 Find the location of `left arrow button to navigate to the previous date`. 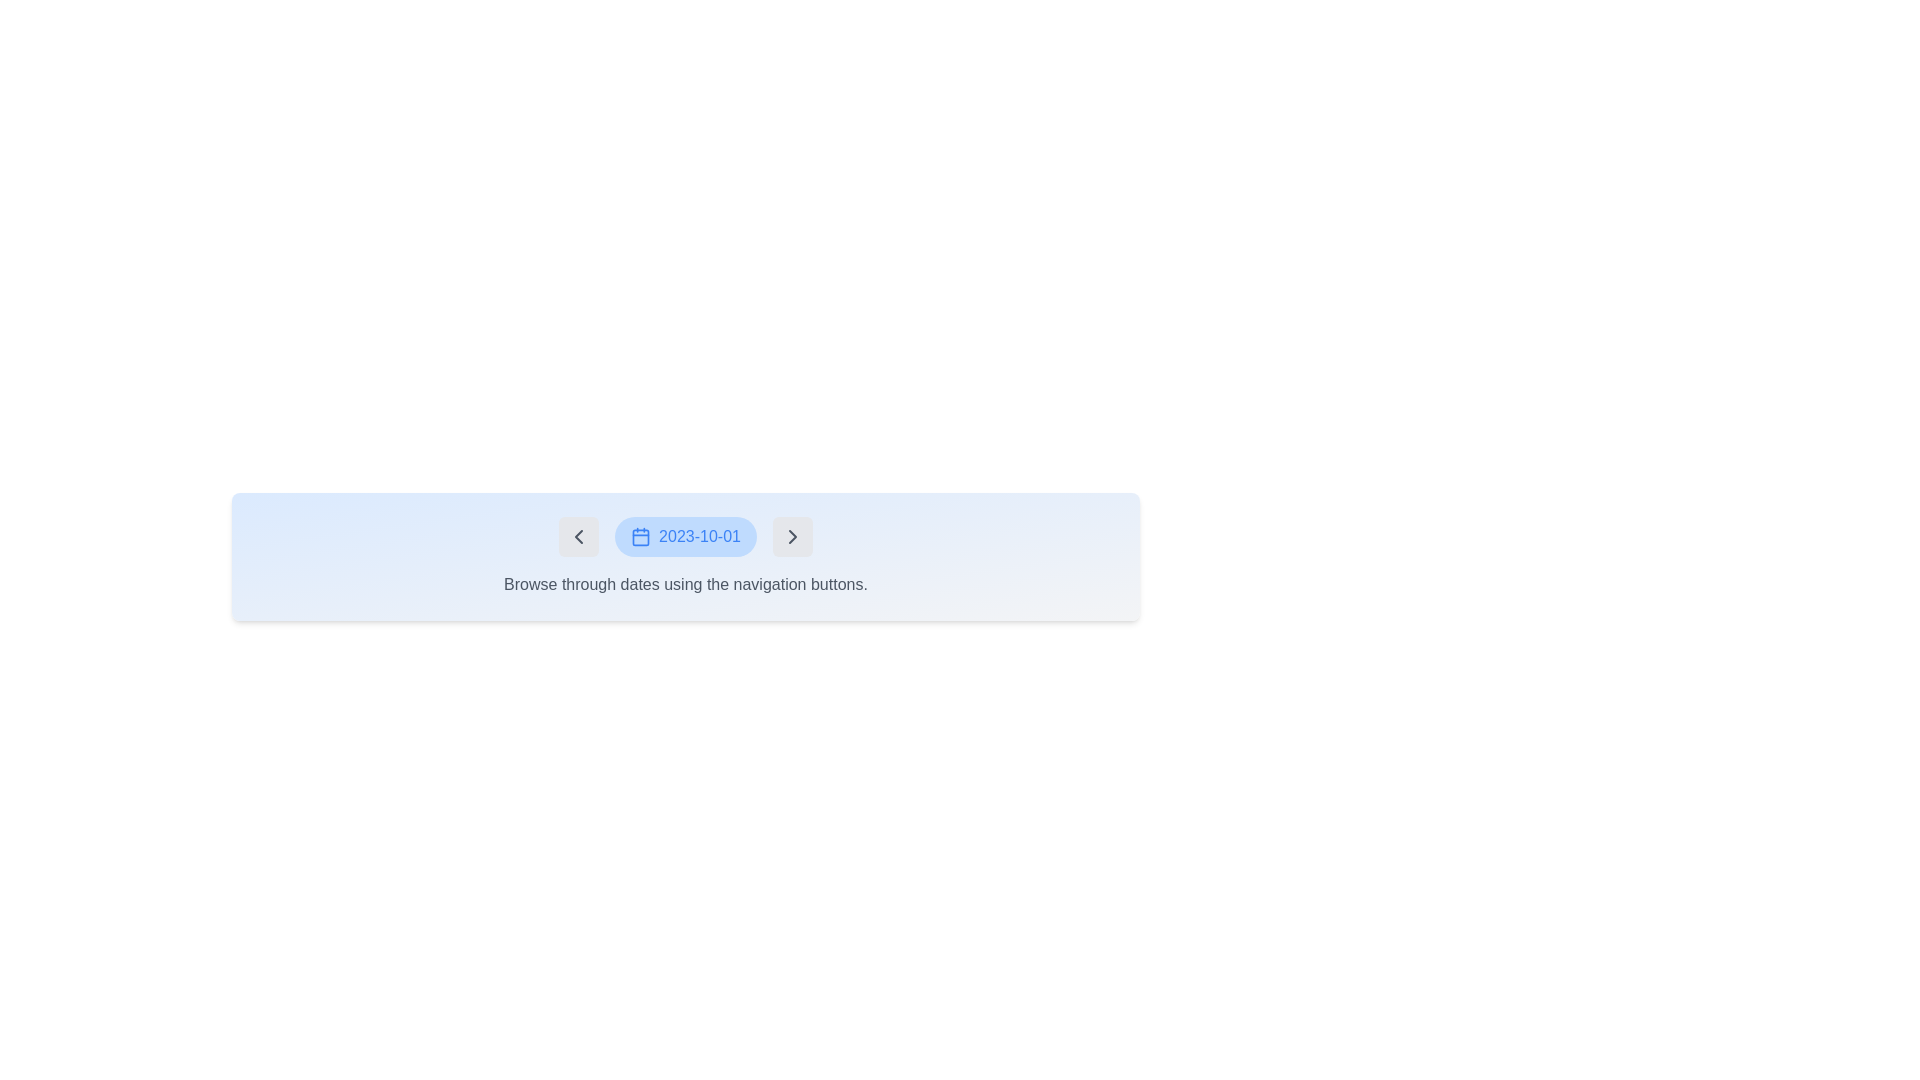

left arrow button to navigate to the previous date is located at coordinates (578, 535).